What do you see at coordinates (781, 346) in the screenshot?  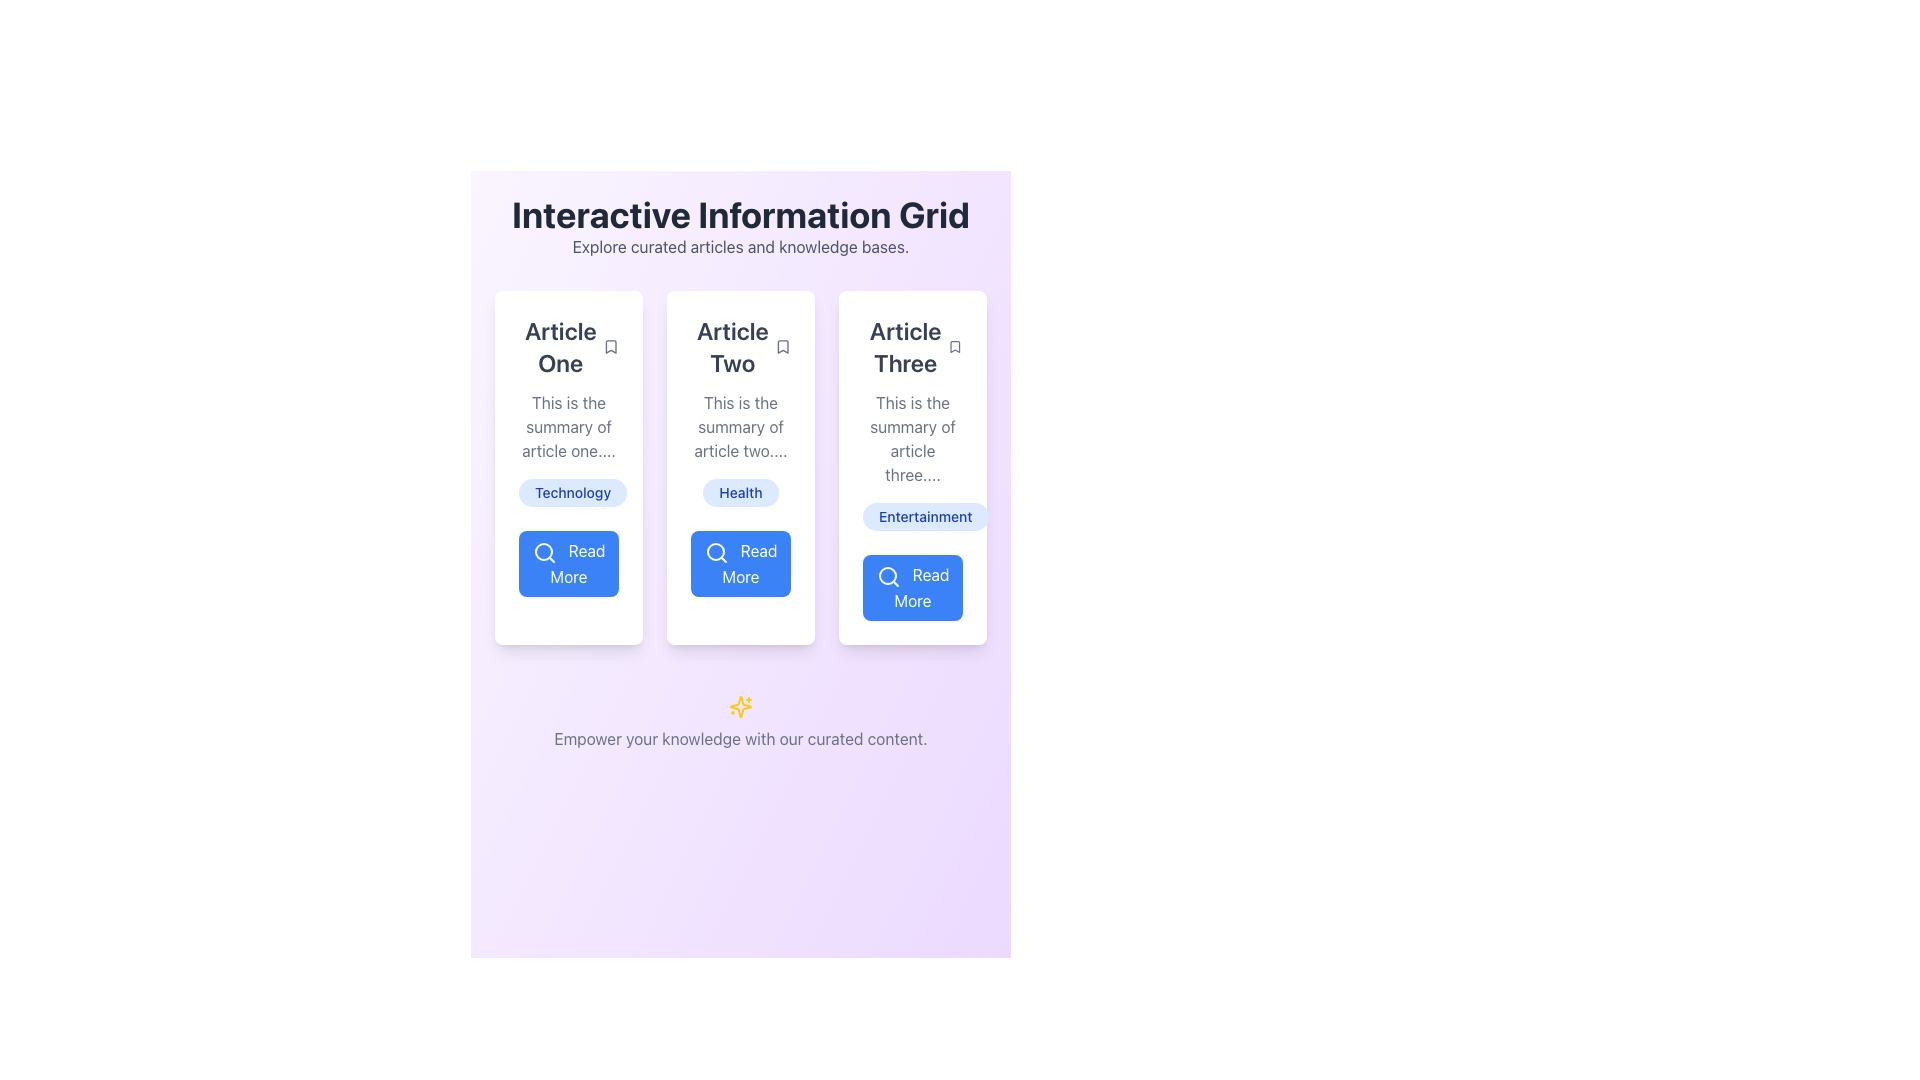 I see `the Bookmark icon located at the top-right corner of the 'Article Two' card` at bounding box center [781, 346].